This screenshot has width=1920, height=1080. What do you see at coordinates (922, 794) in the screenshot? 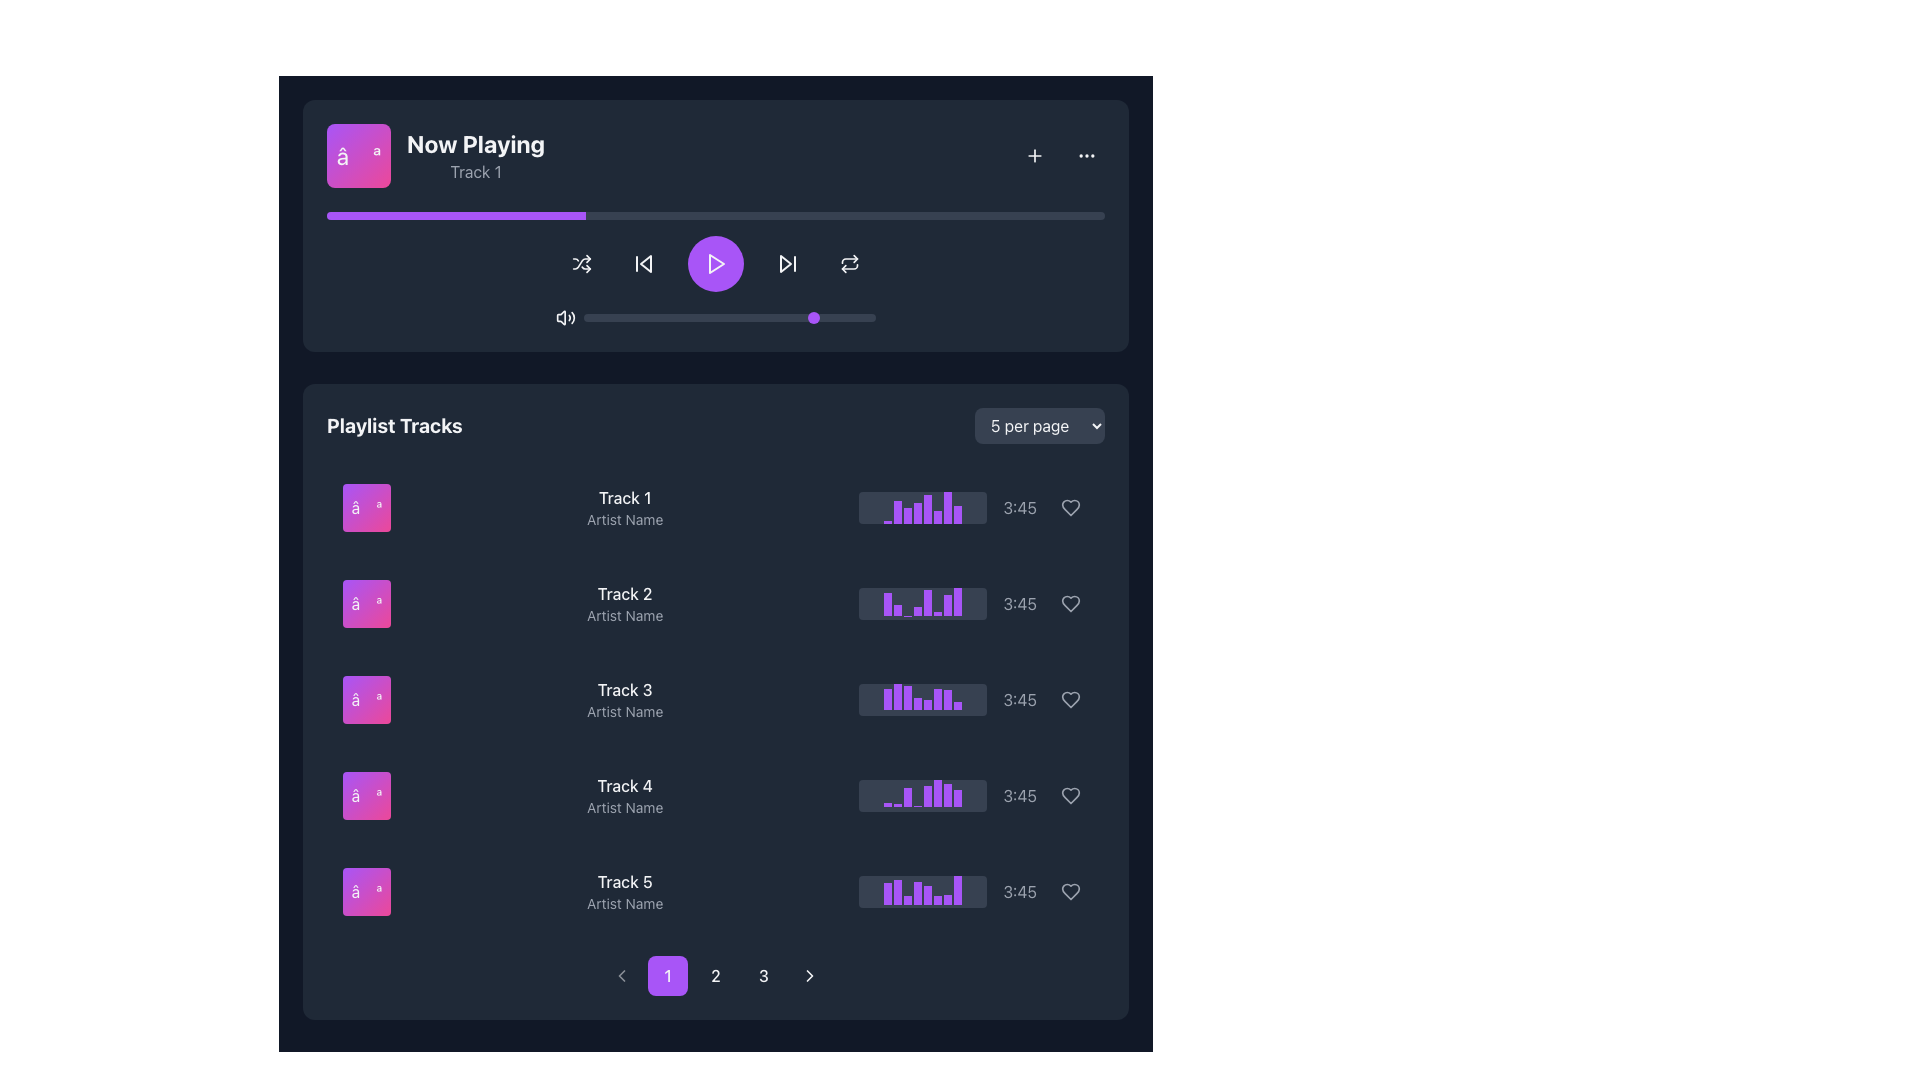
I see `the graphical representation for track 4, located next to the track duration '3:45' and to the left of a heart icon` at bounding box center [922, 794].